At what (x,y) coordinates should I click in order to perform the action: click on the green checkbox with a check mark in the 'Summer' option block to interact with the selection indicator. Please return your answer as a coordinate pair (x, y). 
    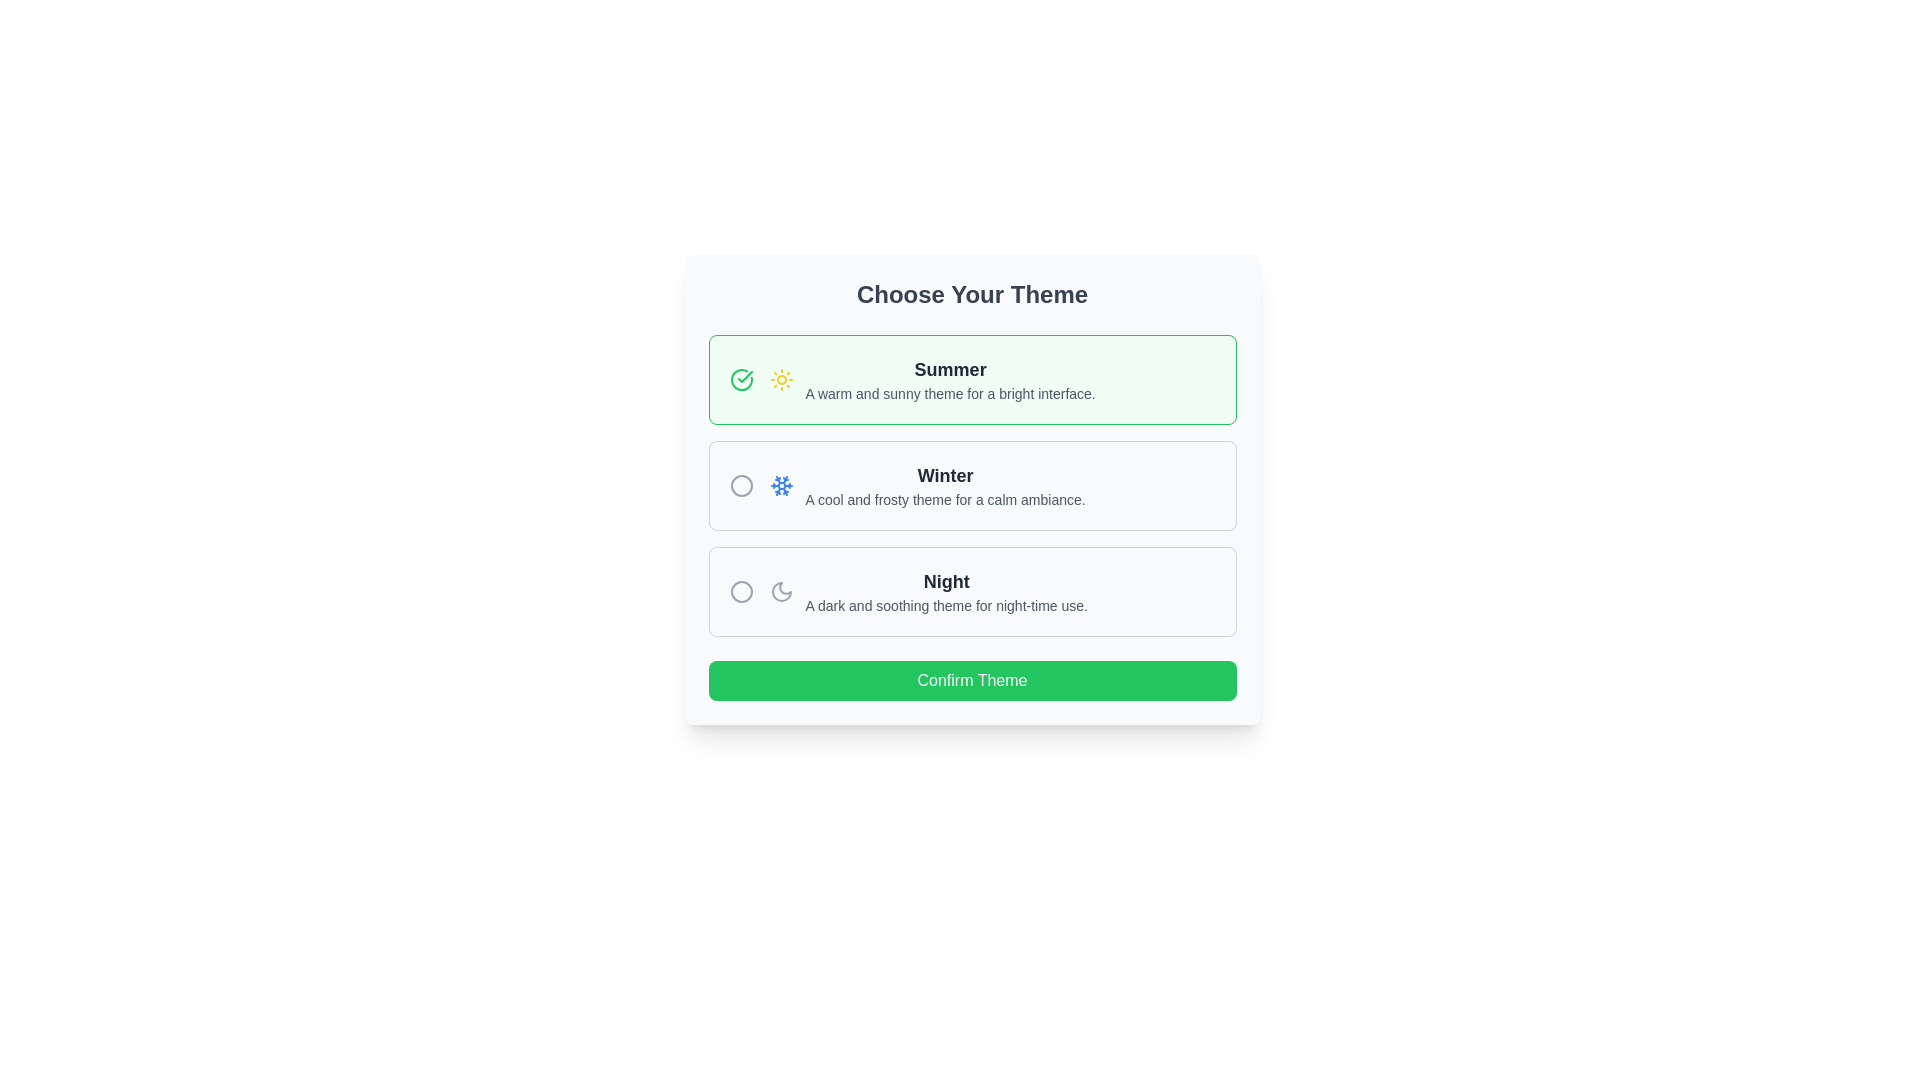
    Looking at the image, I should click on (740, 380).